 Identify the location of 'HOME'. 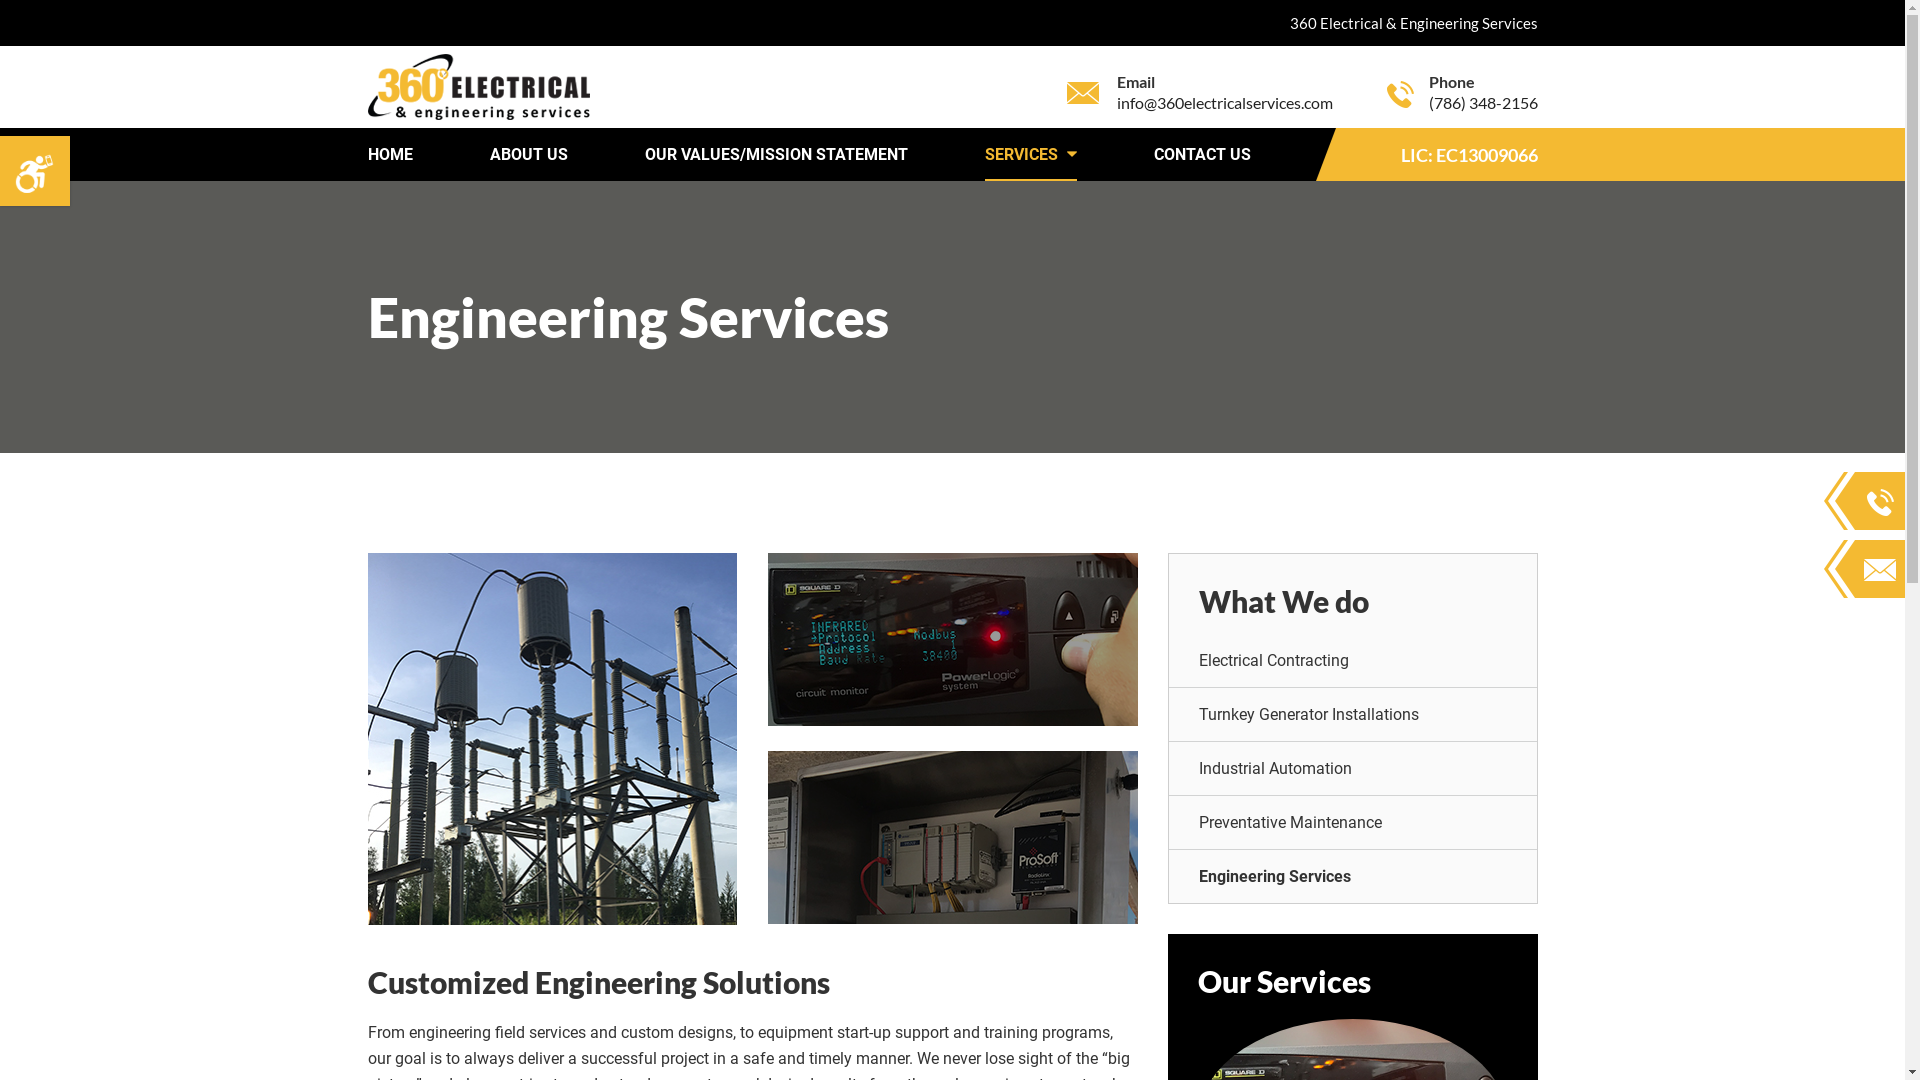
(390, 153).